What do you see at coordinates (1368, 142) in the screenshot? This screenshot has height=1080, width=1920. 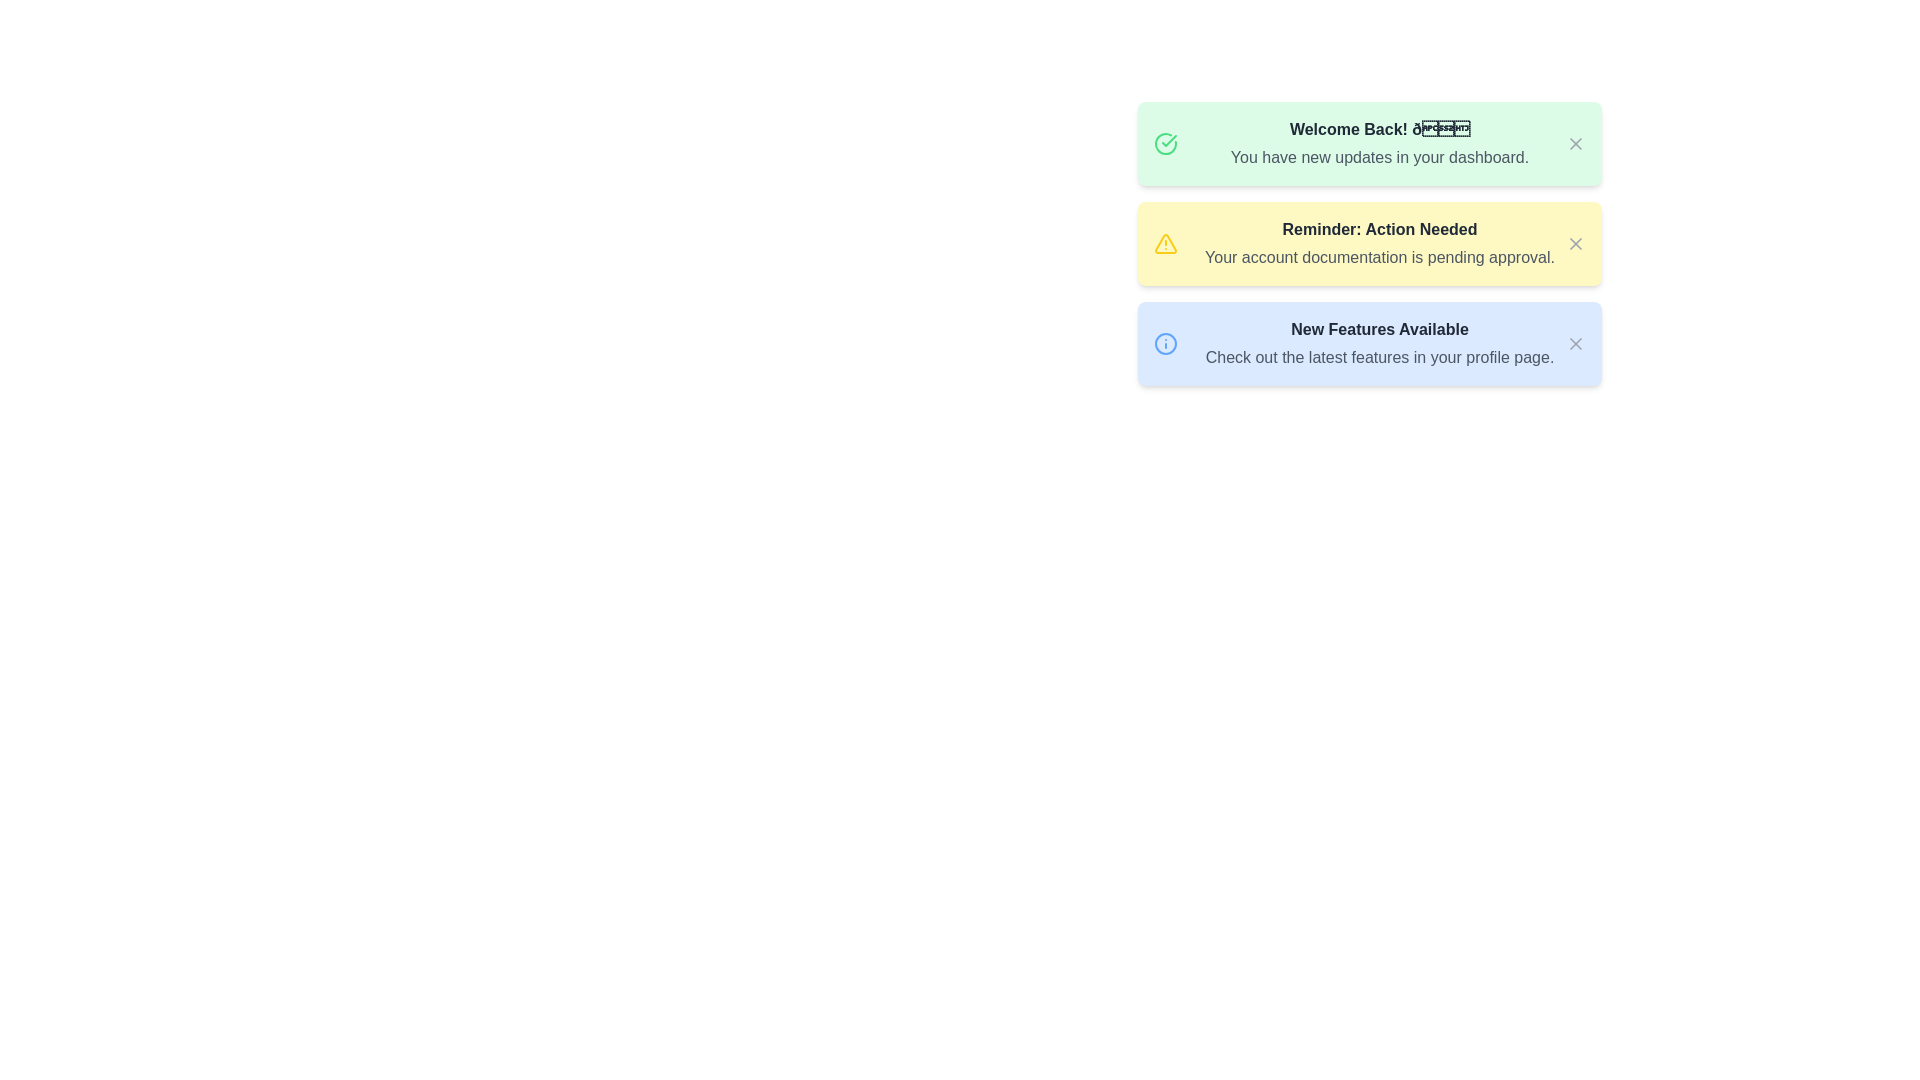 I see `the first notification card, which welcomes the user back and informs them of updates available in their dashboard` at bounding box center [1368, 142].